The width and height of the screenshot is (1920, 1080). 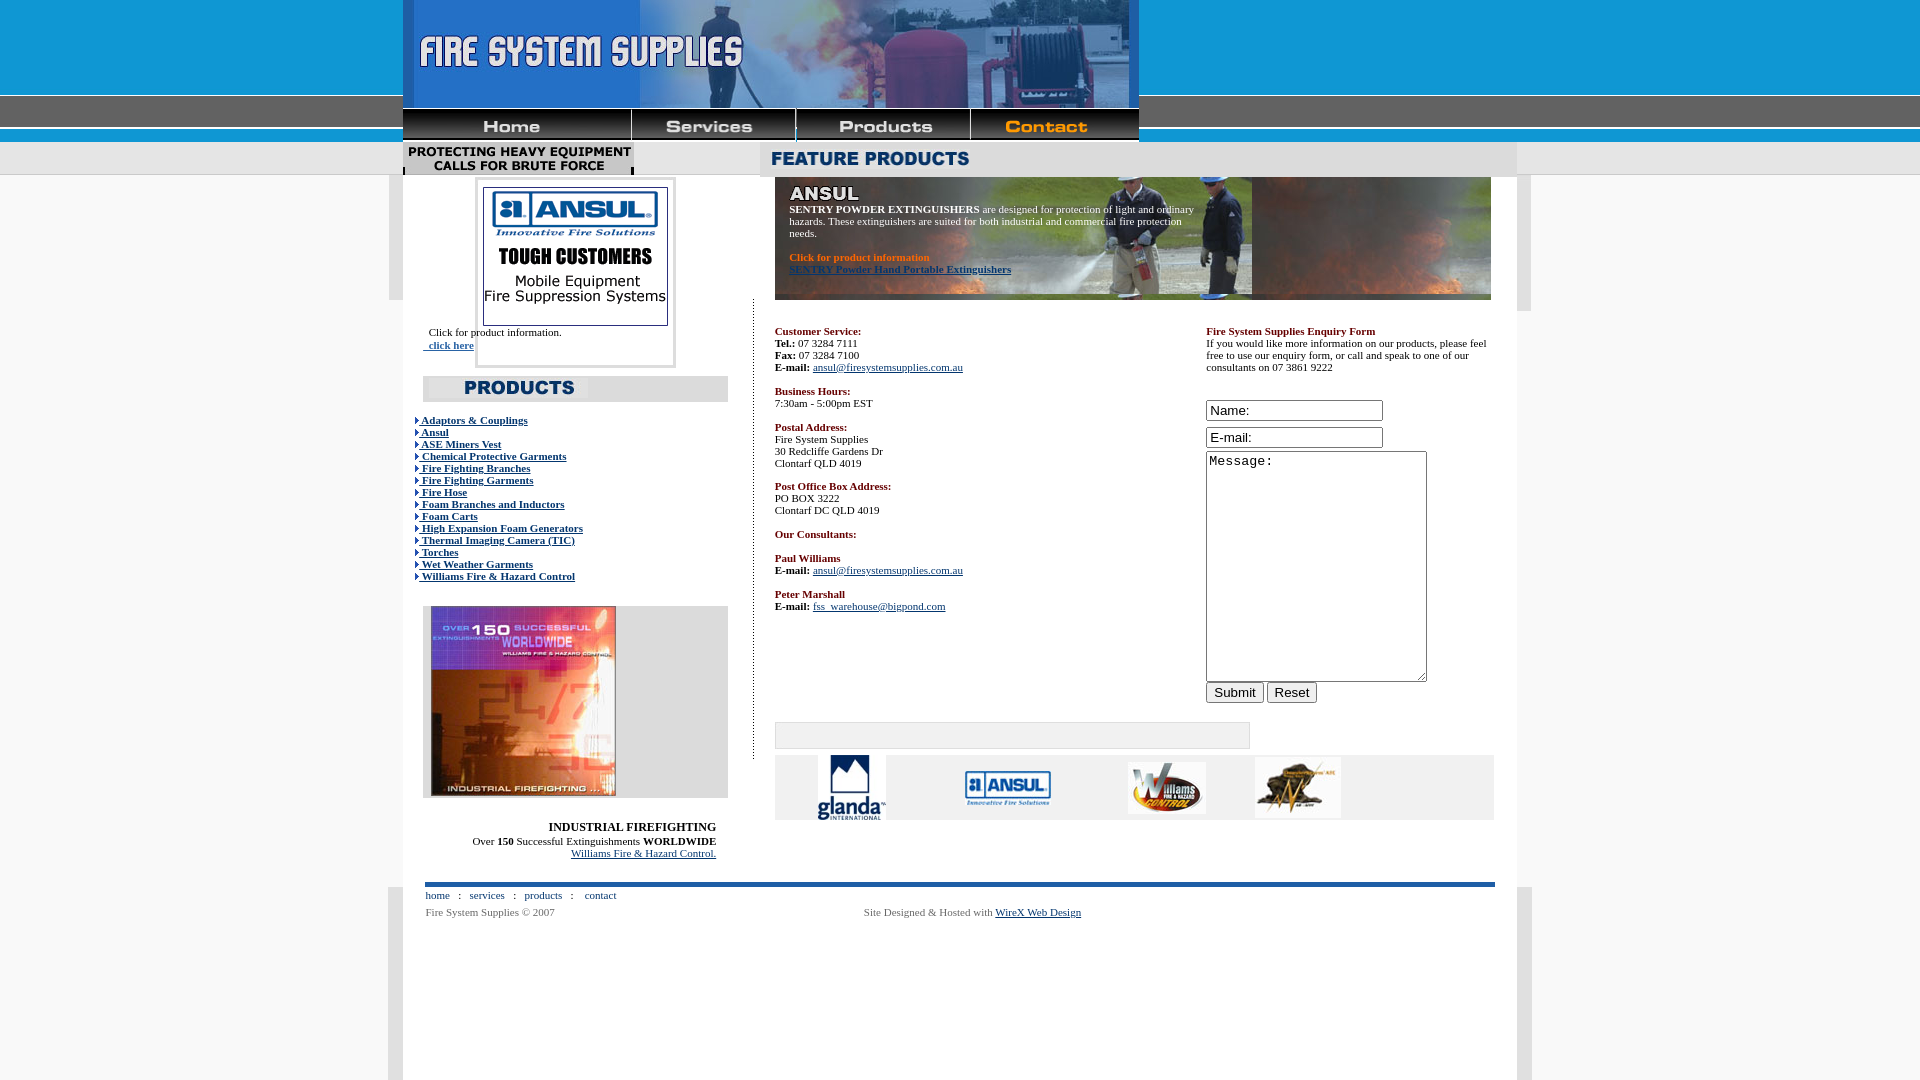 What do you see at coordinates (1204, 691) in the screenshot?
I see `'Submit'` at bounding box center [1204, 691].